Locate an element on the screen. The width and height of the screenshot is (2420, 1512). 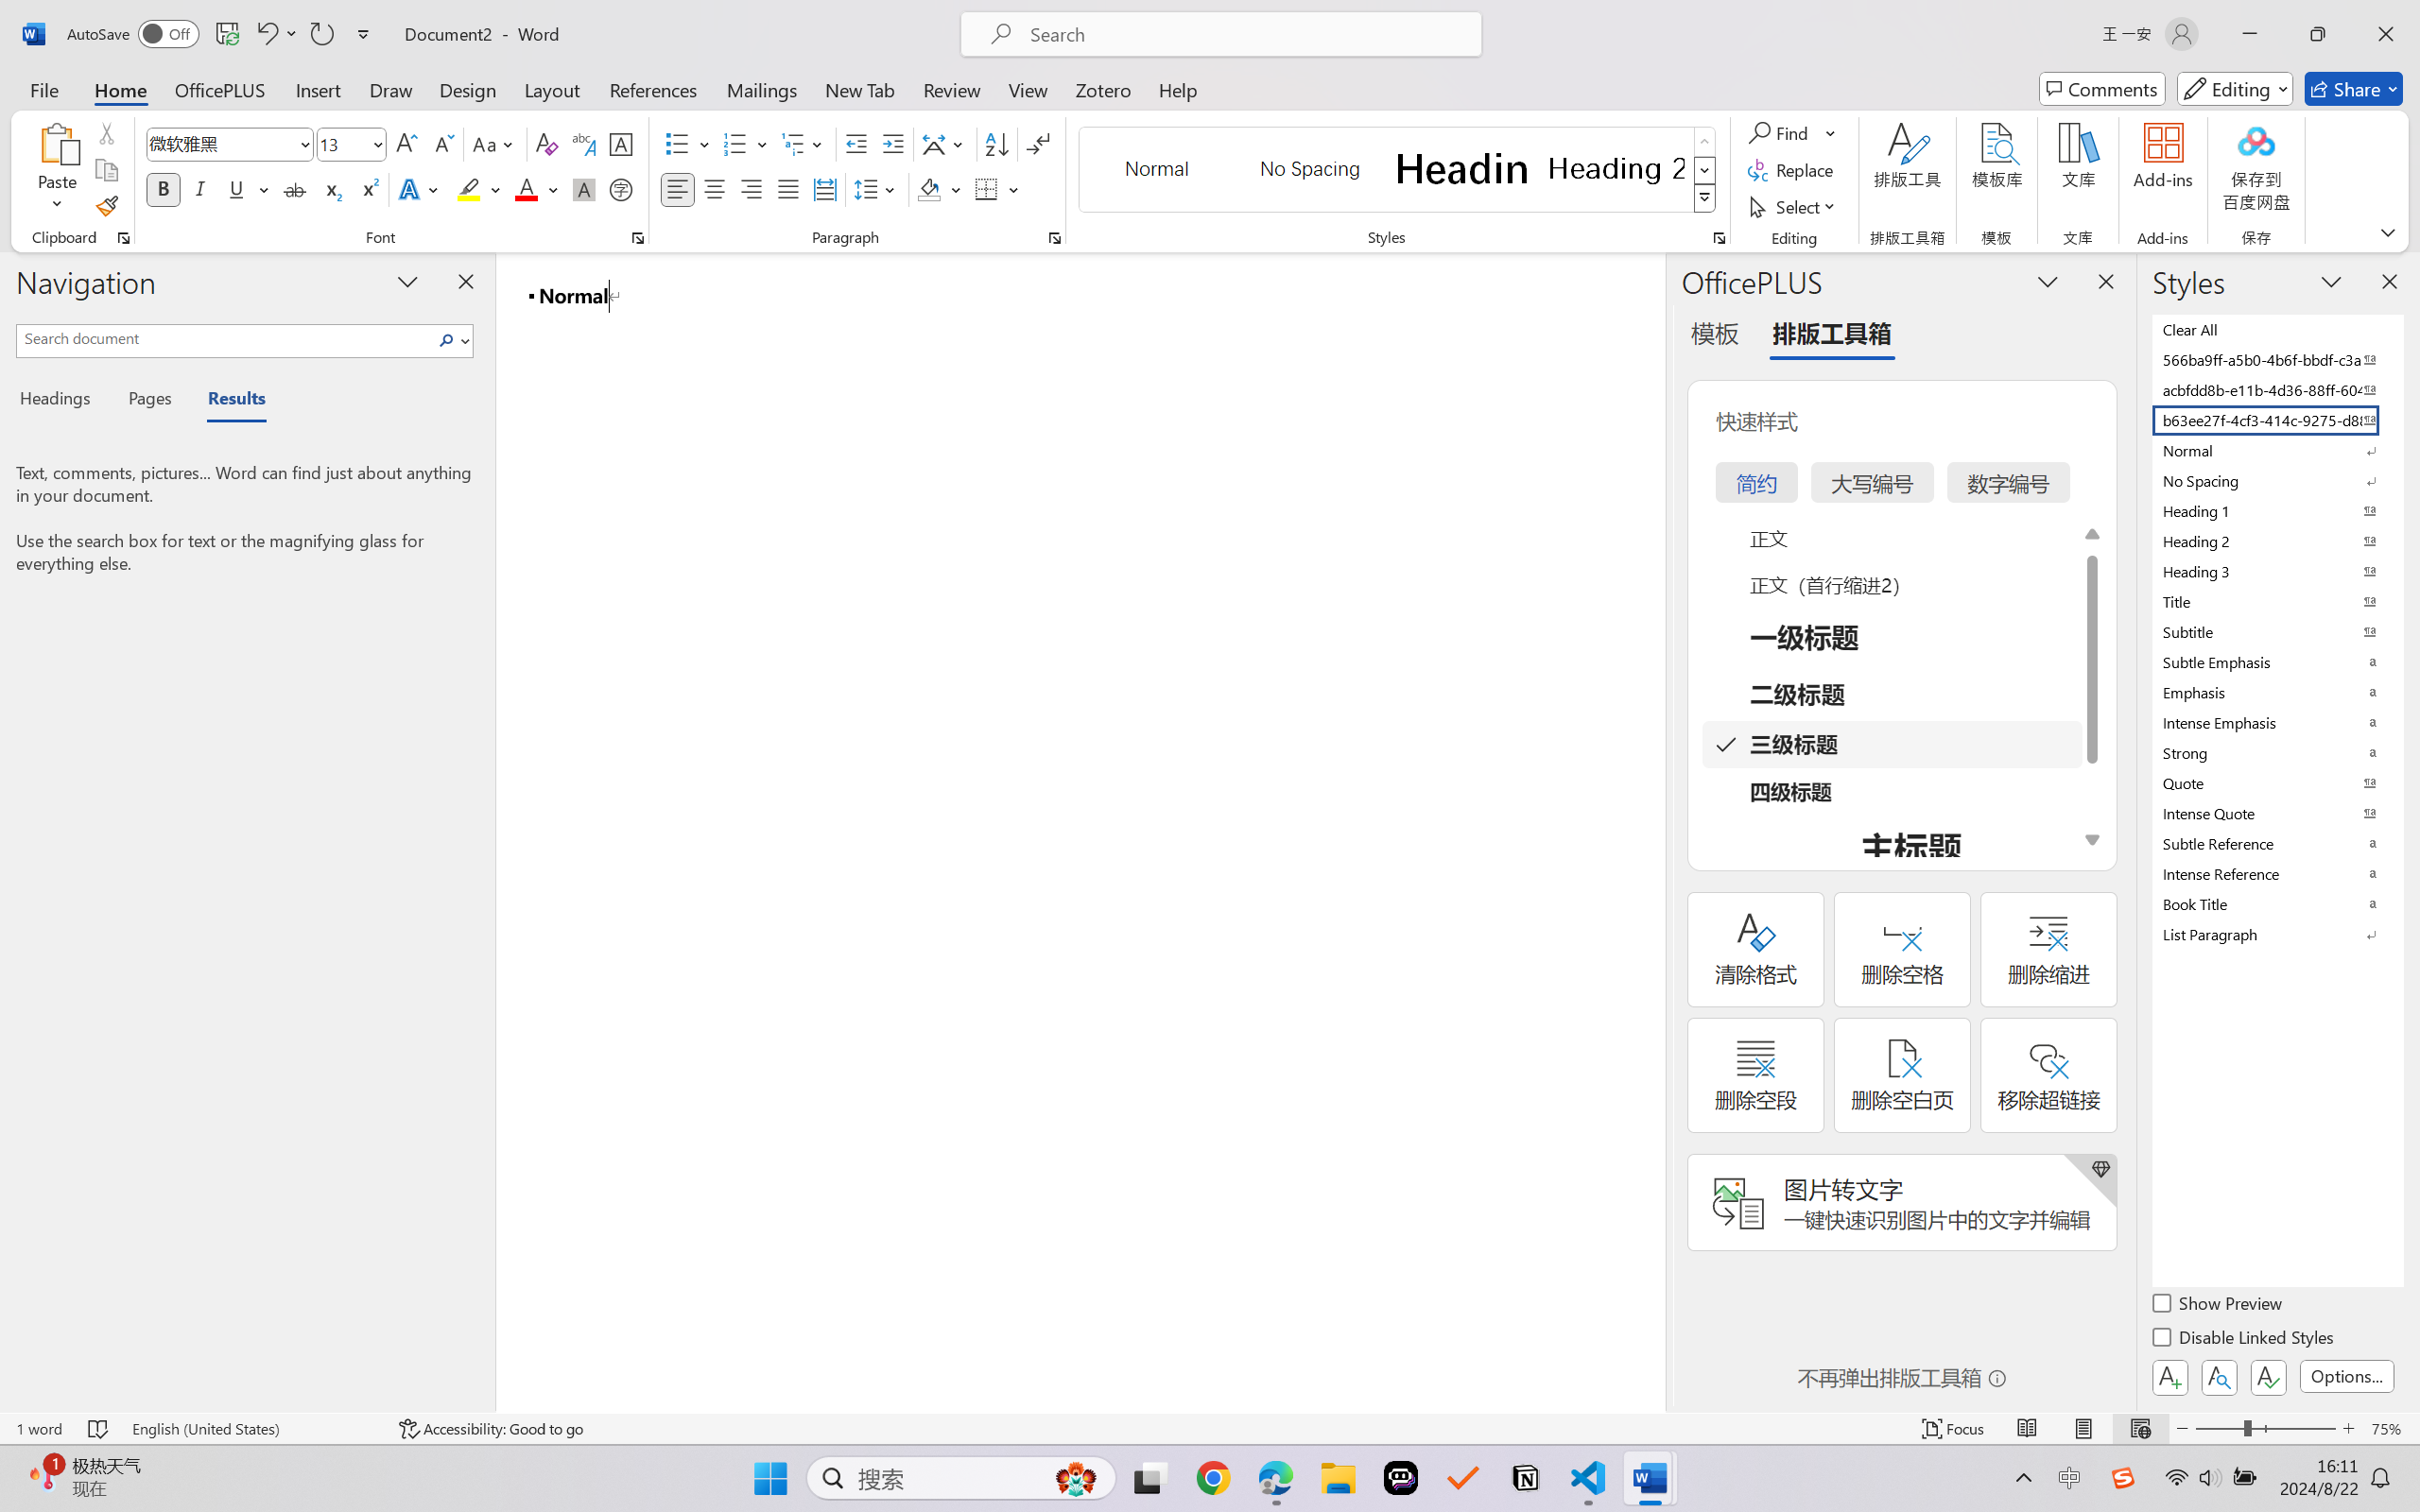
'Character Shading' is located at coordinates (581, 188).